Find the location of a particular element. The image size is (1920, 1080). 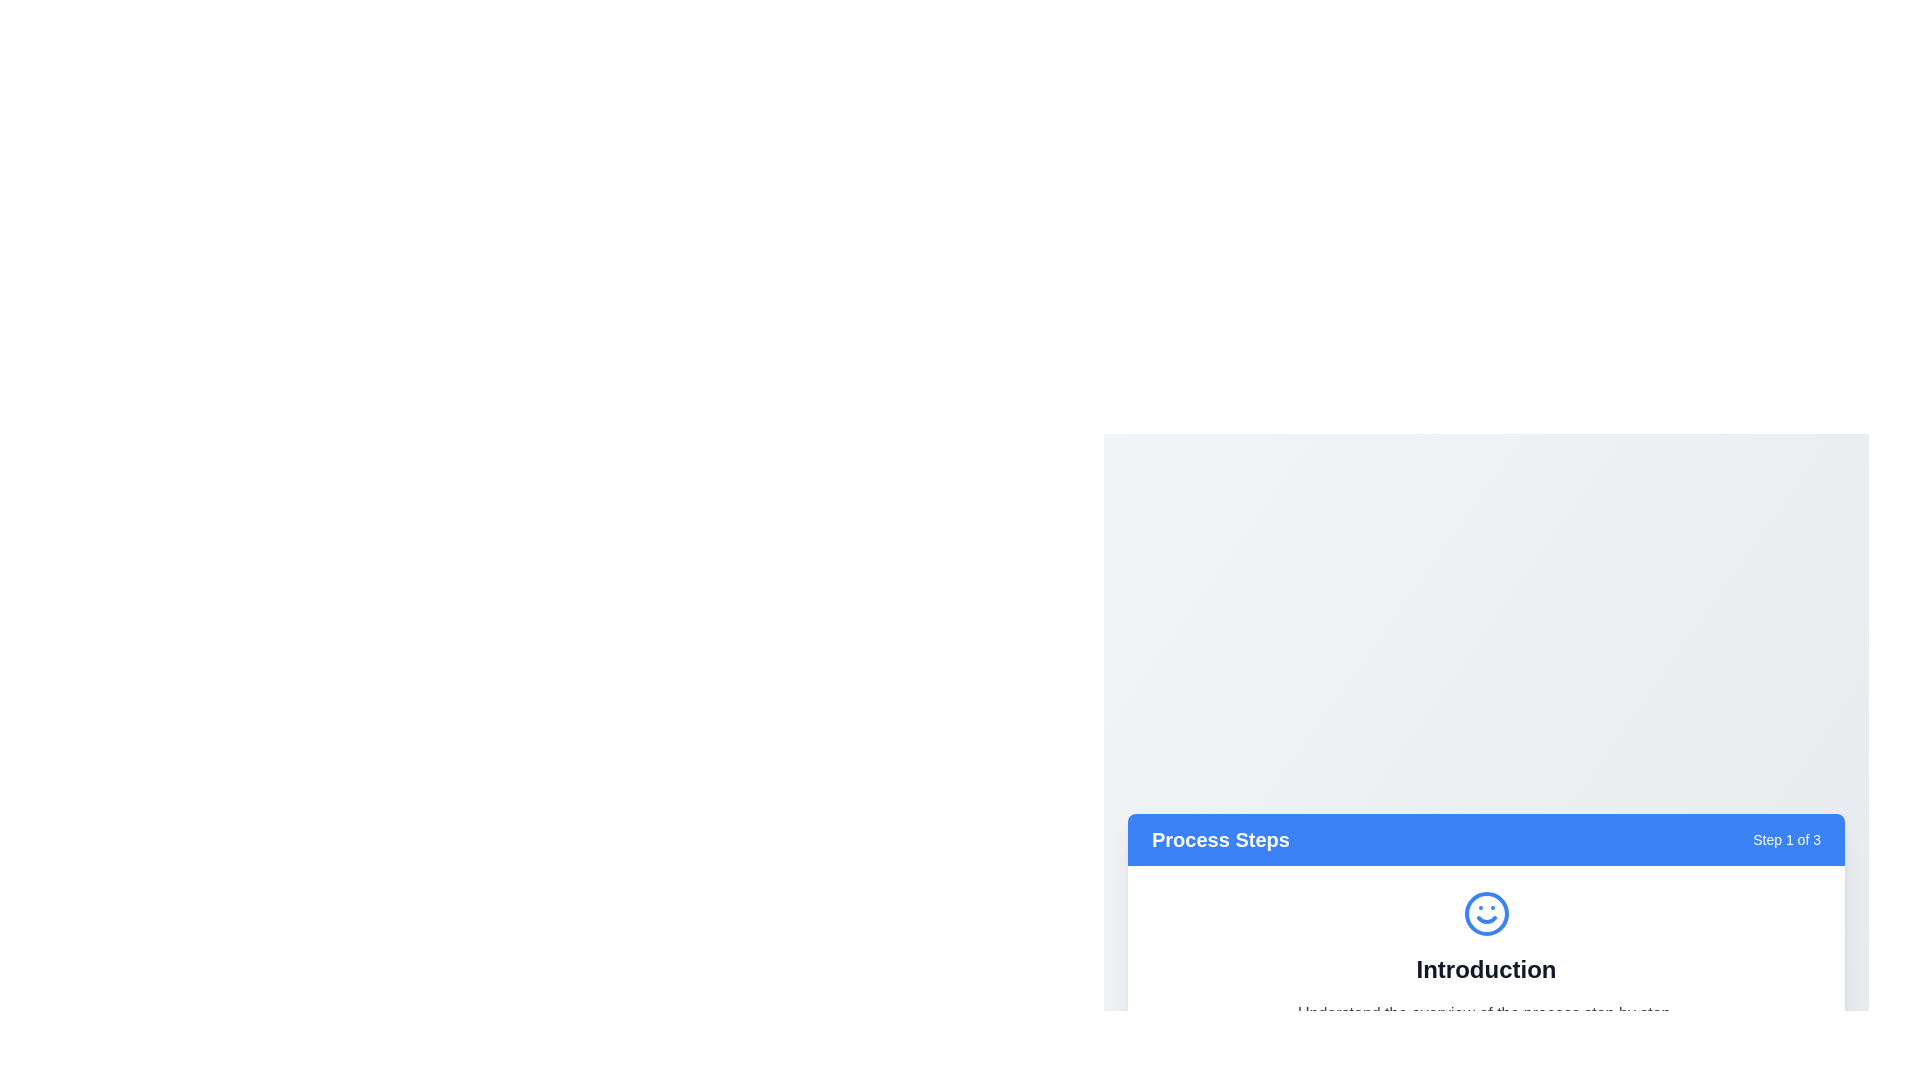

text of the 'Process Steps' label, which is displayed in bold on a blue rectangular background at the top of the section is located at coordinates (1219, 839).